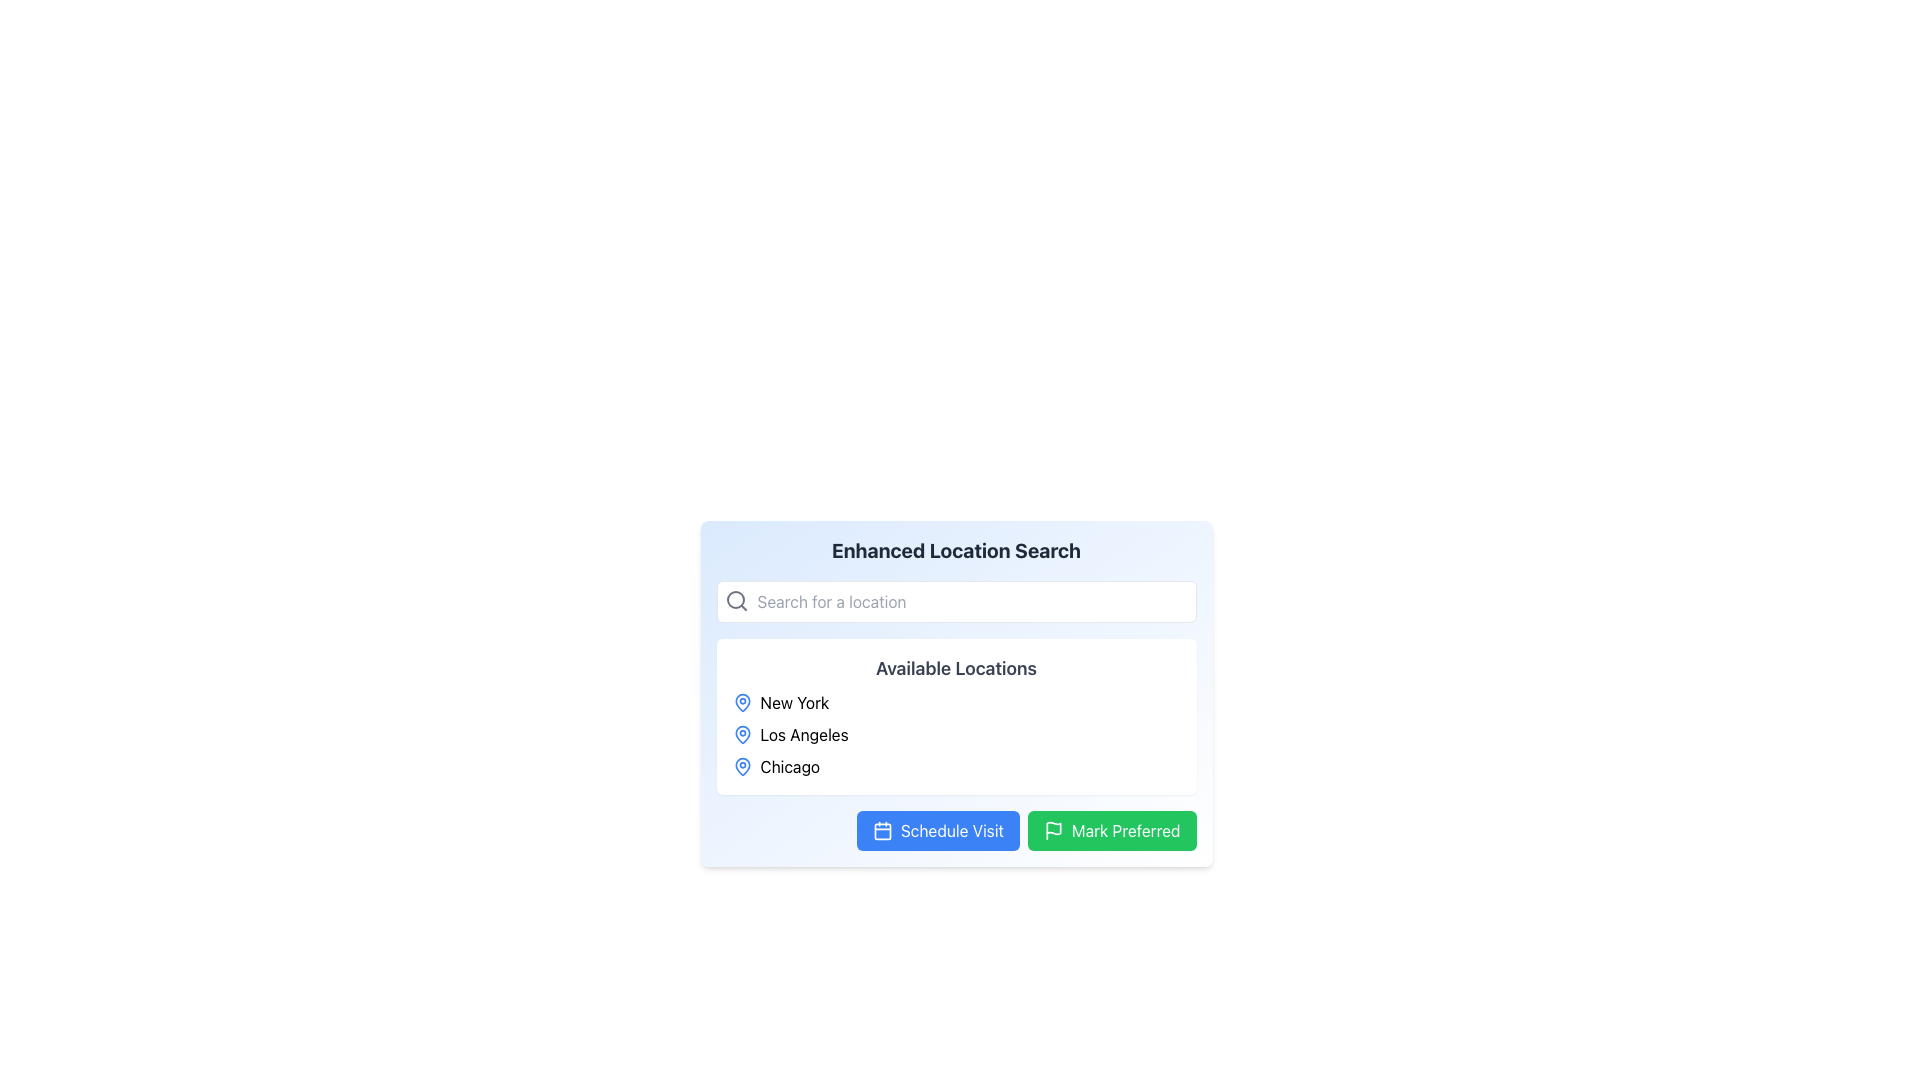 The image size is (1920, 1080). I want to click on the 'Los Angeles' location icon, which is a map pin icon positioned to the left of the text 'Los Angeles', so click(741, 735).